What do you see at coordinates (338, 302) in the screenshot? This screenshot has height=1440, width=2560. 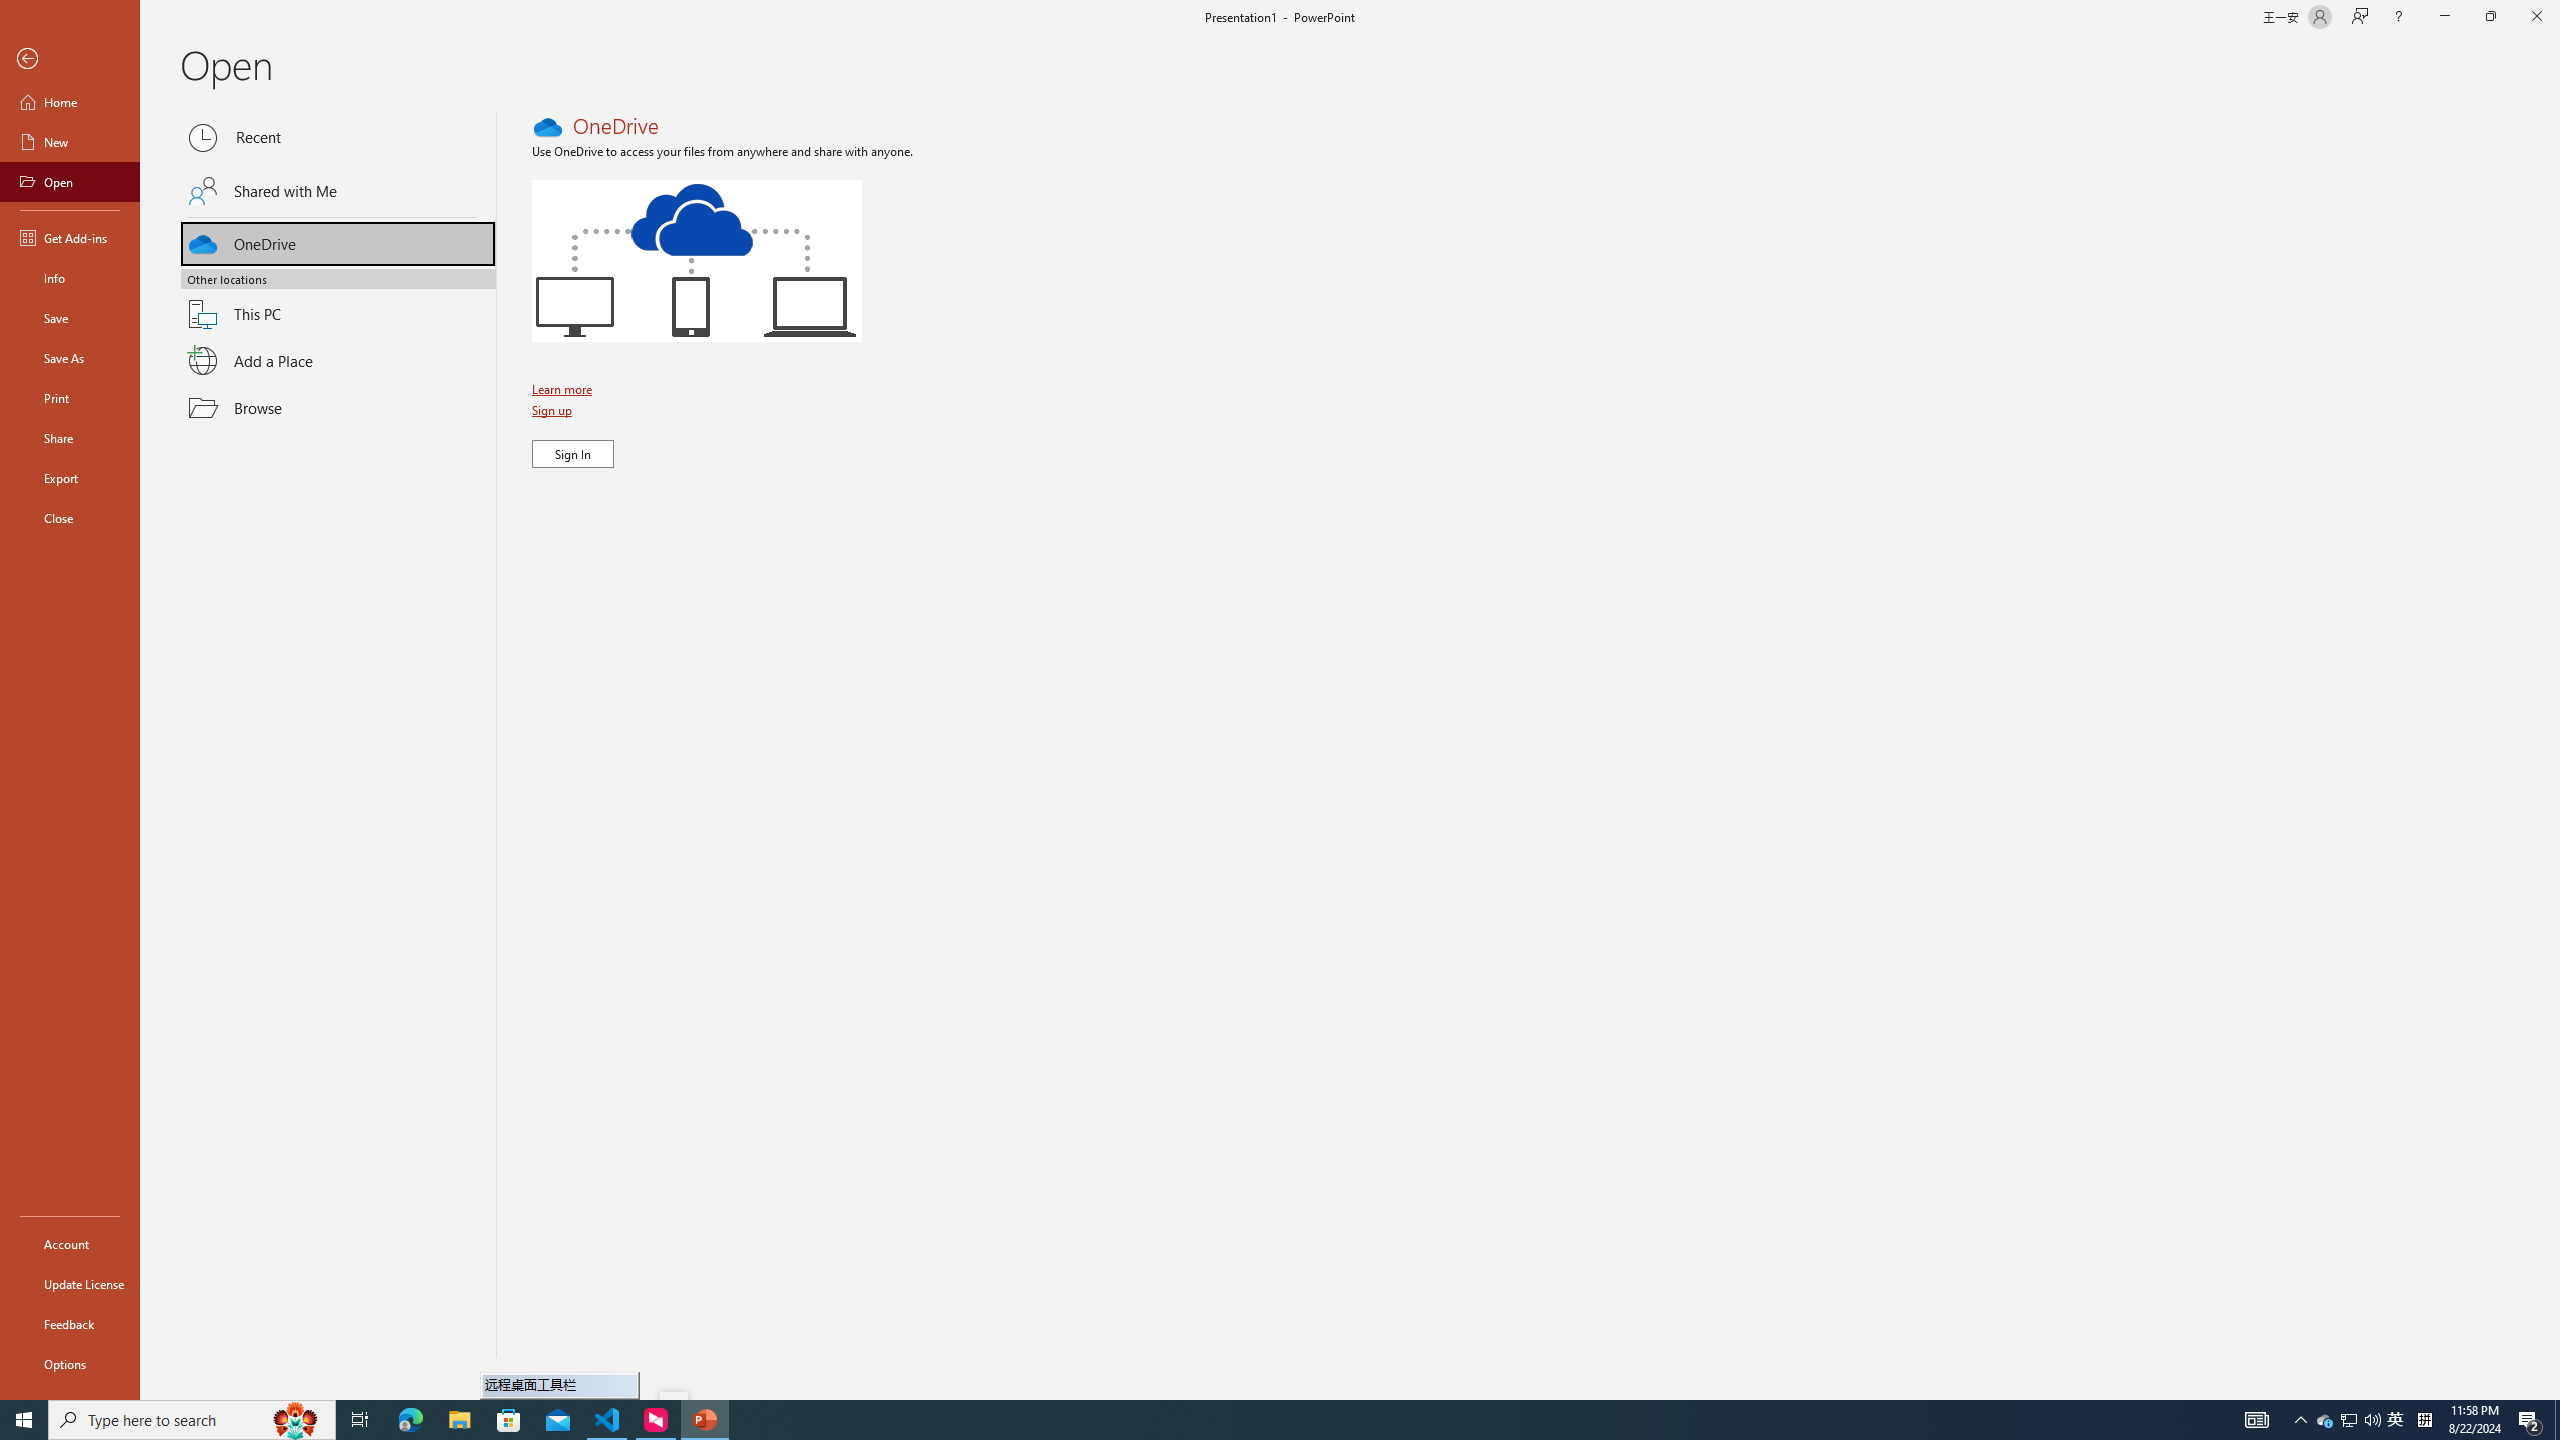 I see `'This PC'` at bounding box center [338, 302].